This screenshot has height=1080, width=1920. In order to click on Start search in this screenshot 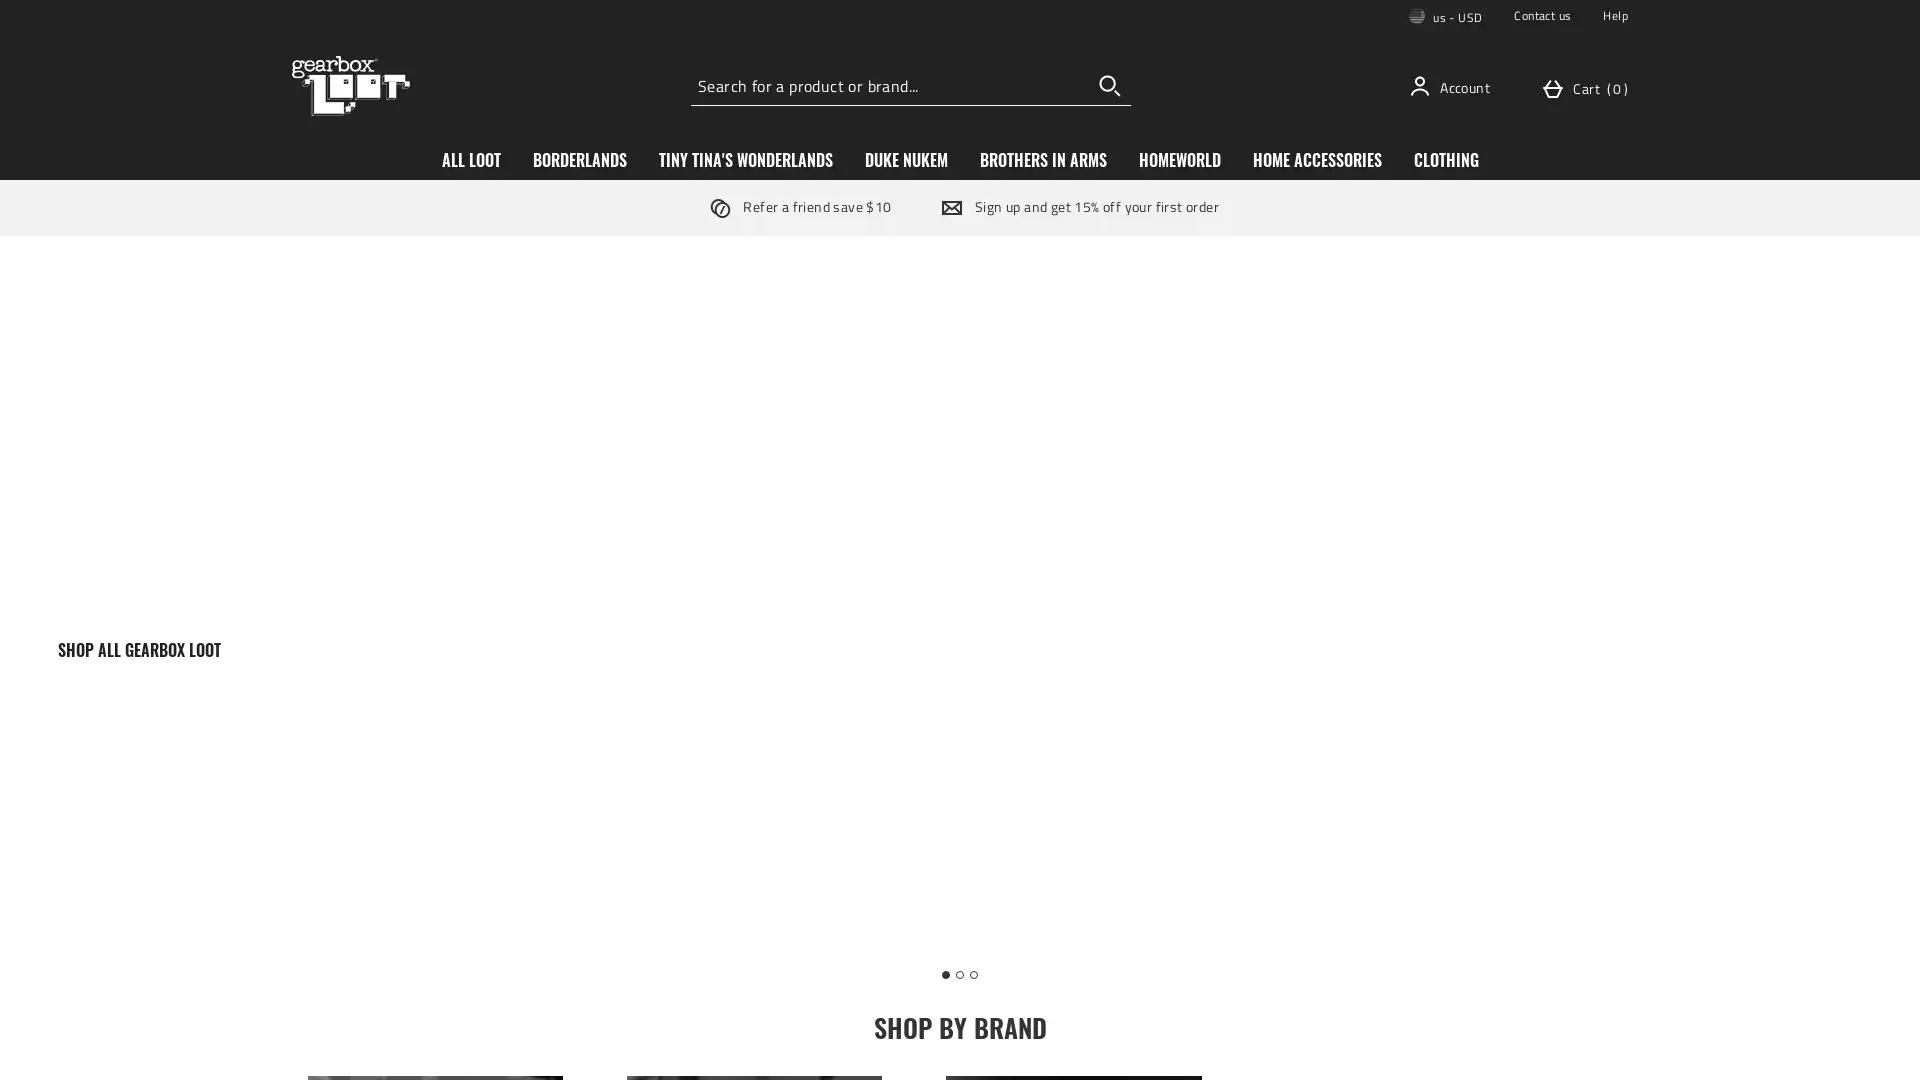, I will do `click(1109, 84)`.